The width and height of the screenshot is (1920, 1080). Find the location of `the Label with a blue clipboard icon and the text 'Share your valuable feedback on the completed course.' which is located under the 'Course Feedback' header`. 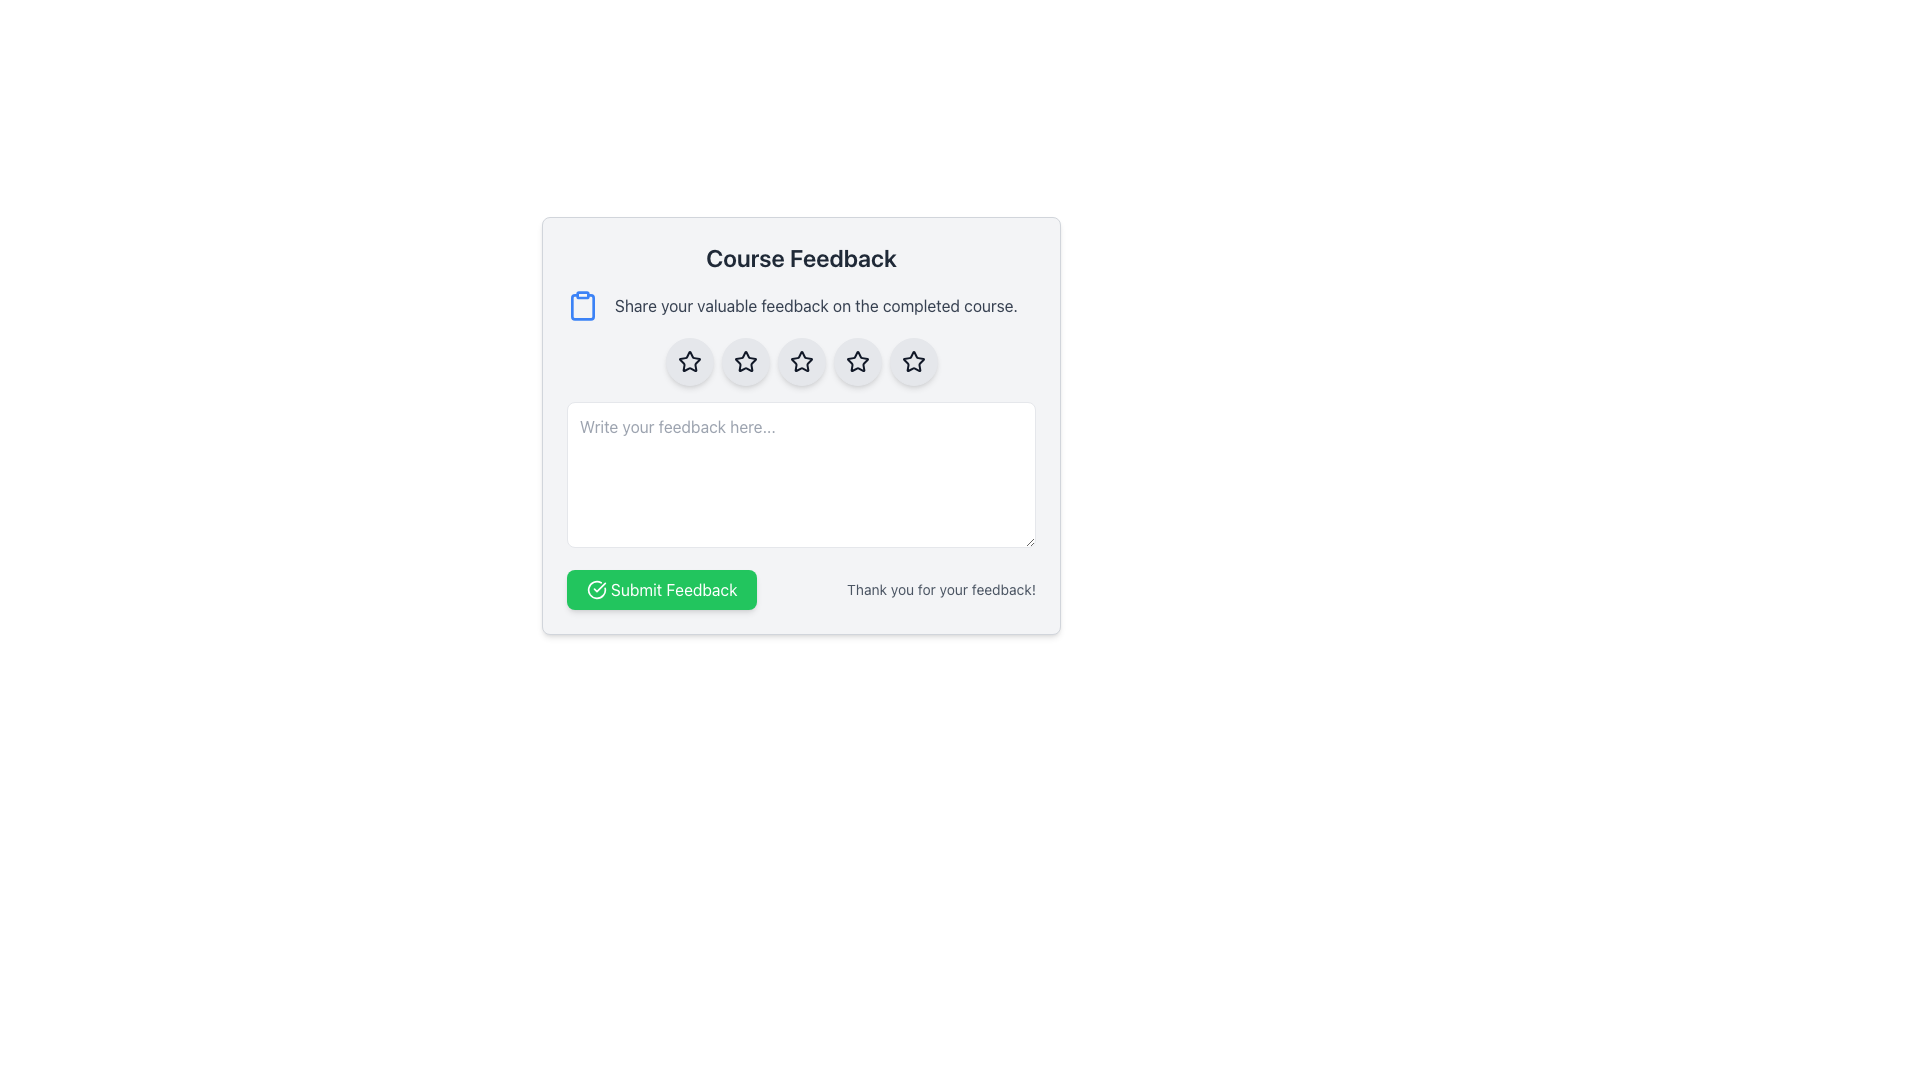

the Label with a blue clipboard icon and the text 'Share your valuable feedback on the completed course.' which is located under the 'Course Feedback' header is located at coordinates (801, 305).